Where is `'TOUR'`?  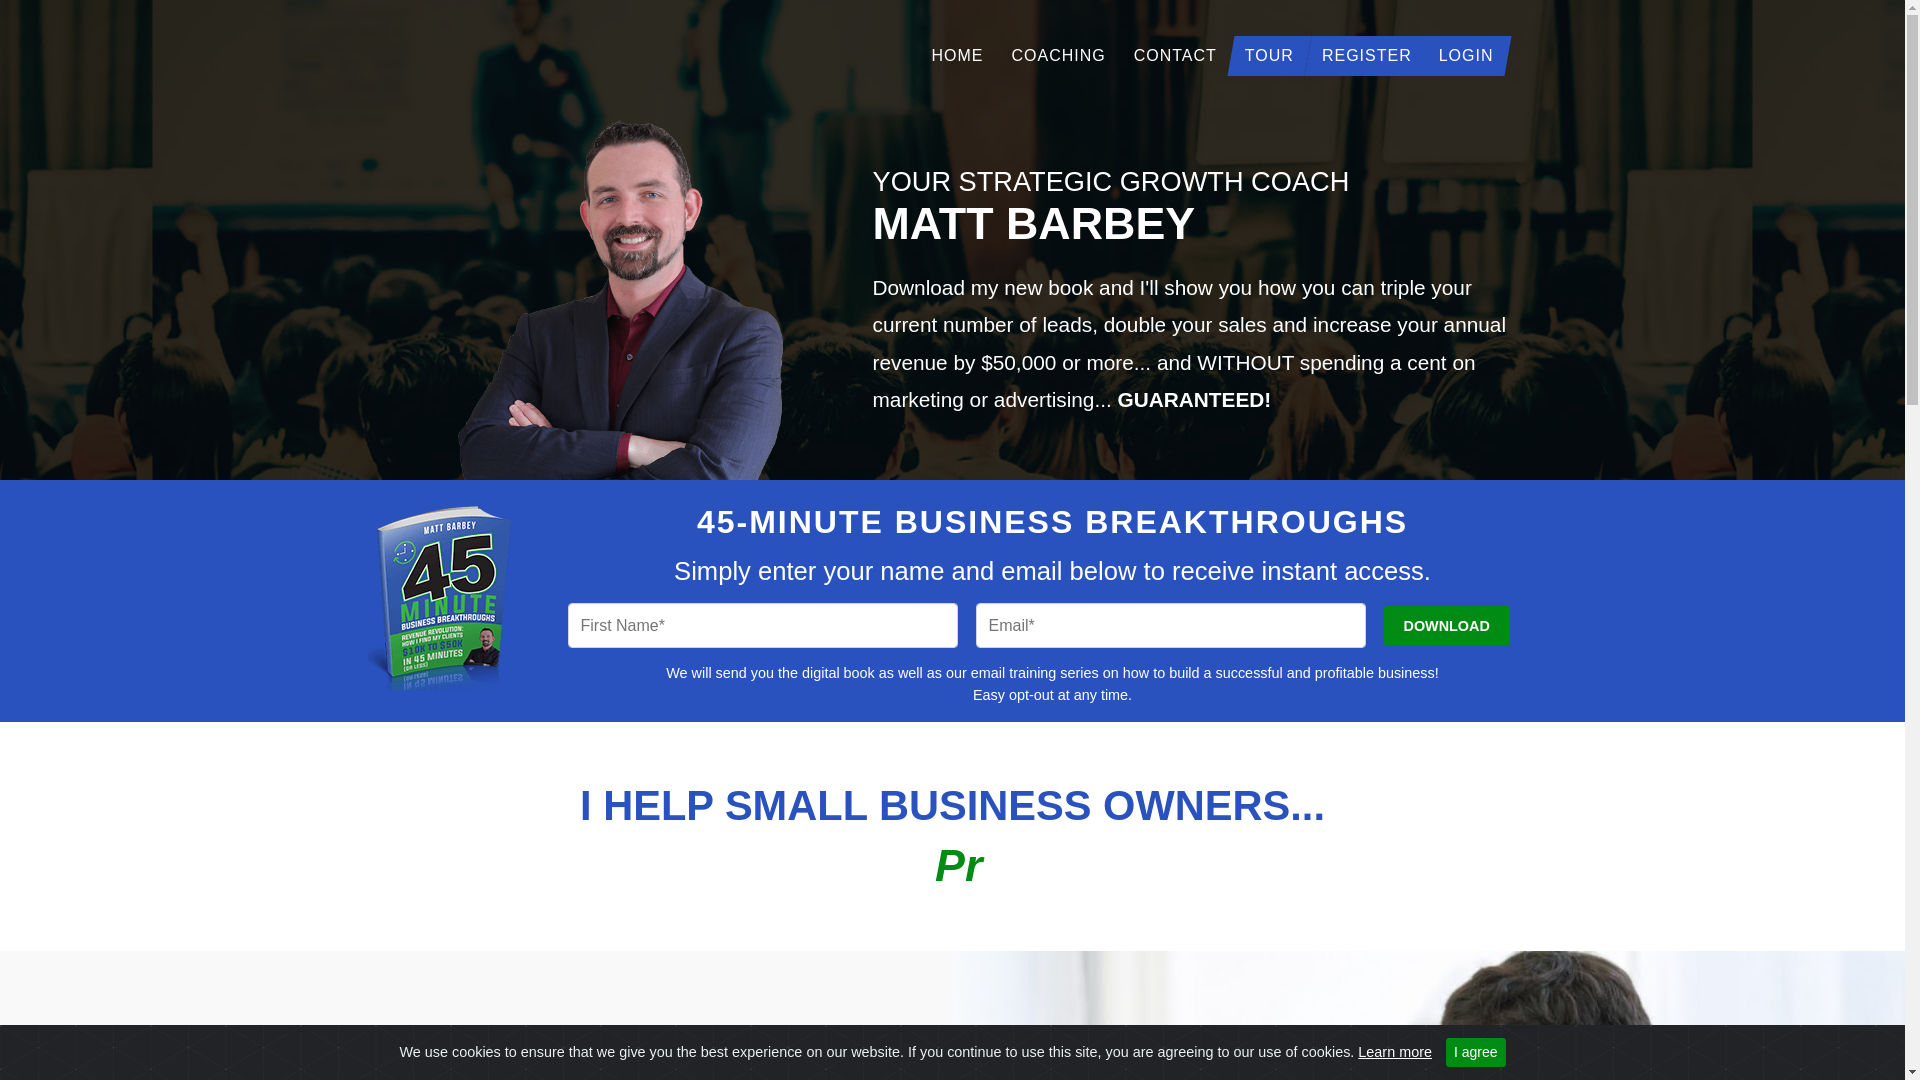 'TOUR' is located at coordinates (1229, 54).